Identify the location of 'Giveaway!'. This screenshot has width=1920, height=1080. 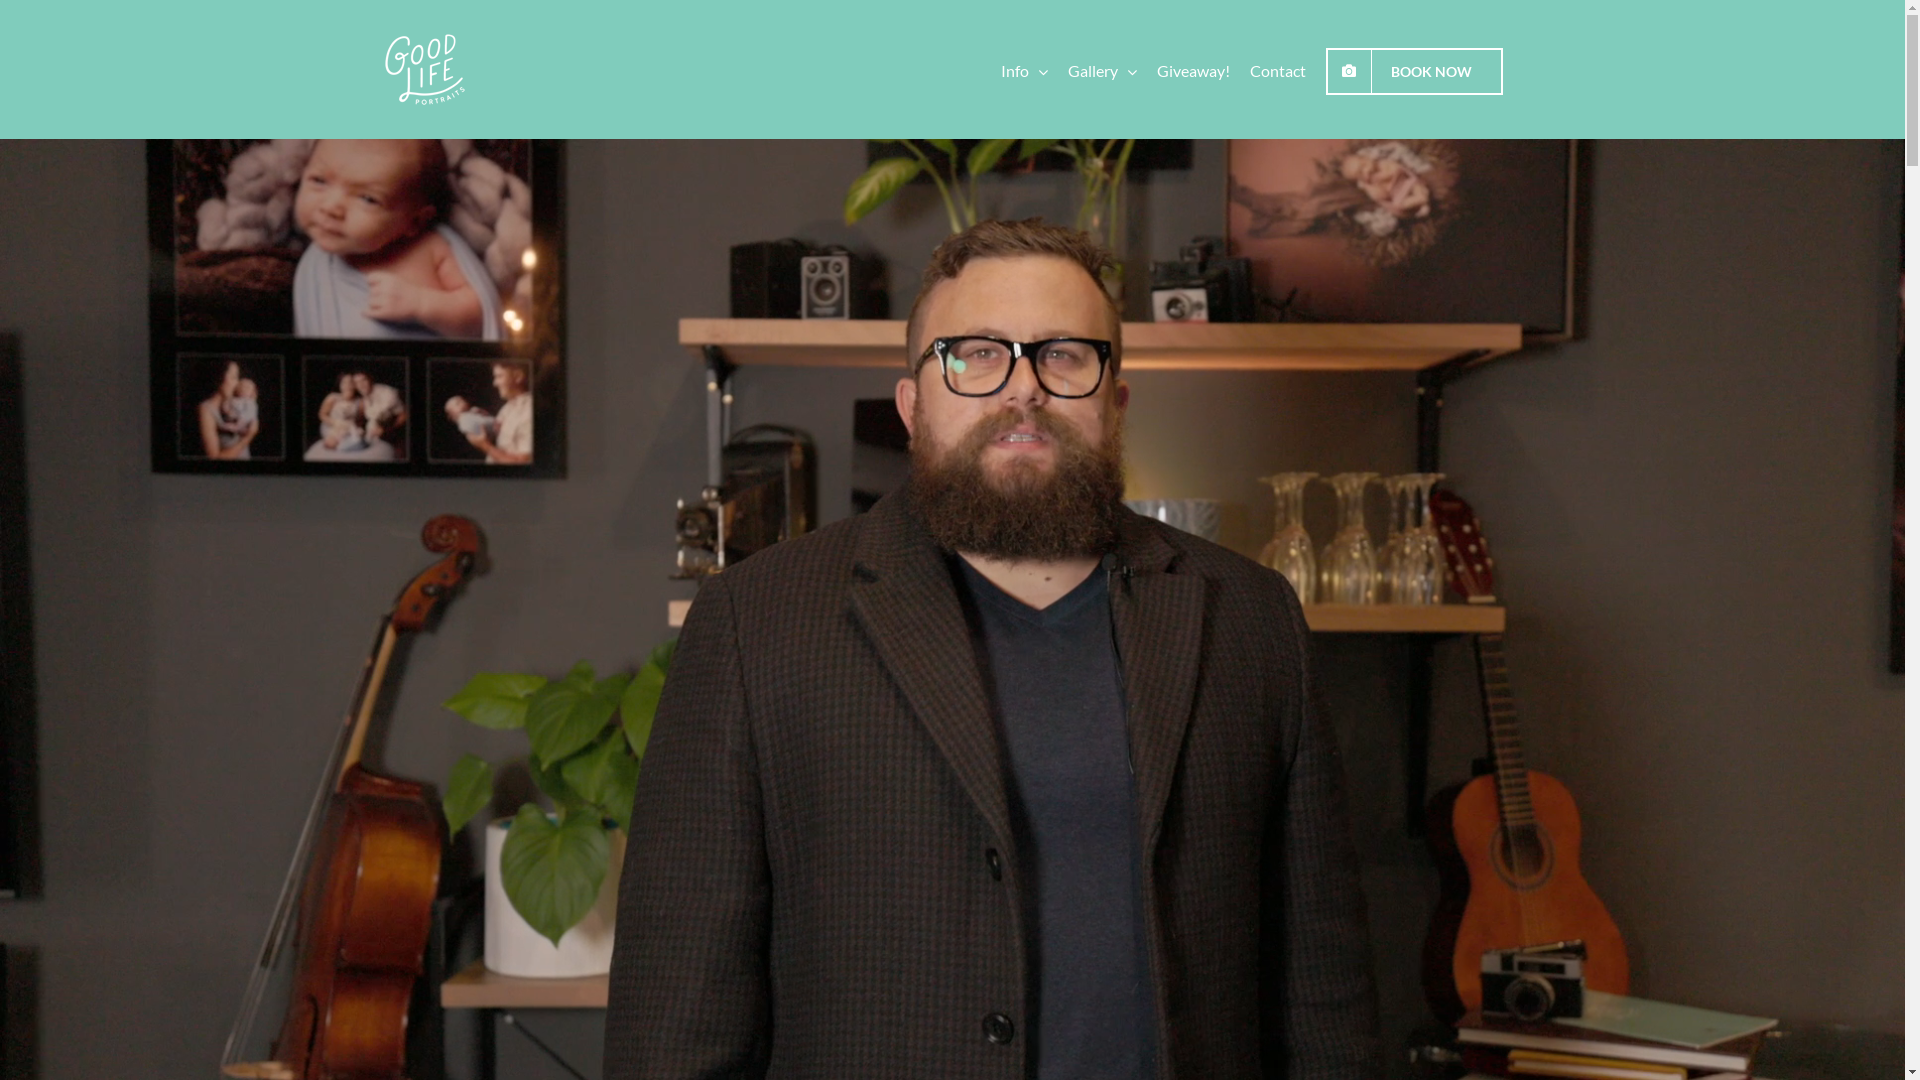
(1192, 68).